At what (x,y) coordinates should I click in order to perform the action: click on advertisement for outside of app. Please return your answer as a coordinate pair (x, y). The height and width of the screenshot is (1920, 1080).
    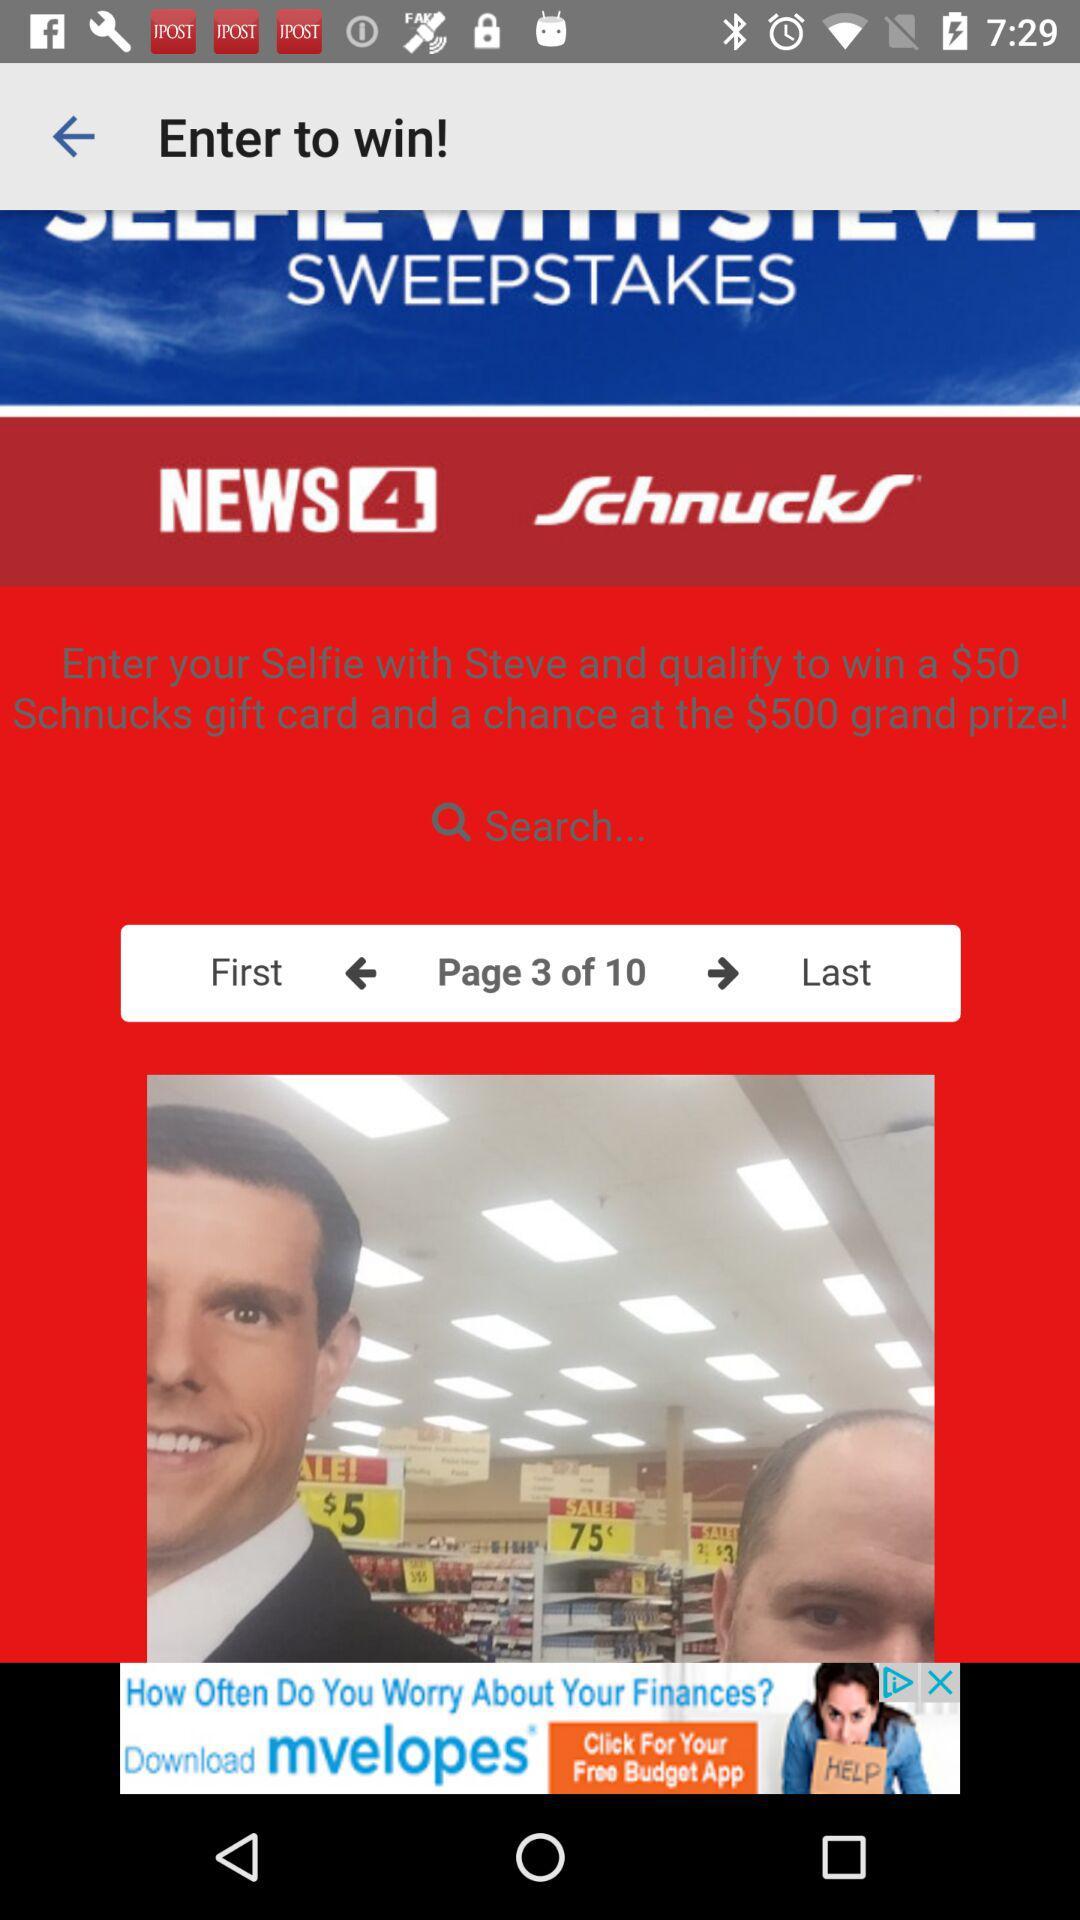
    Looking at the image, I should click on (540, 1727).